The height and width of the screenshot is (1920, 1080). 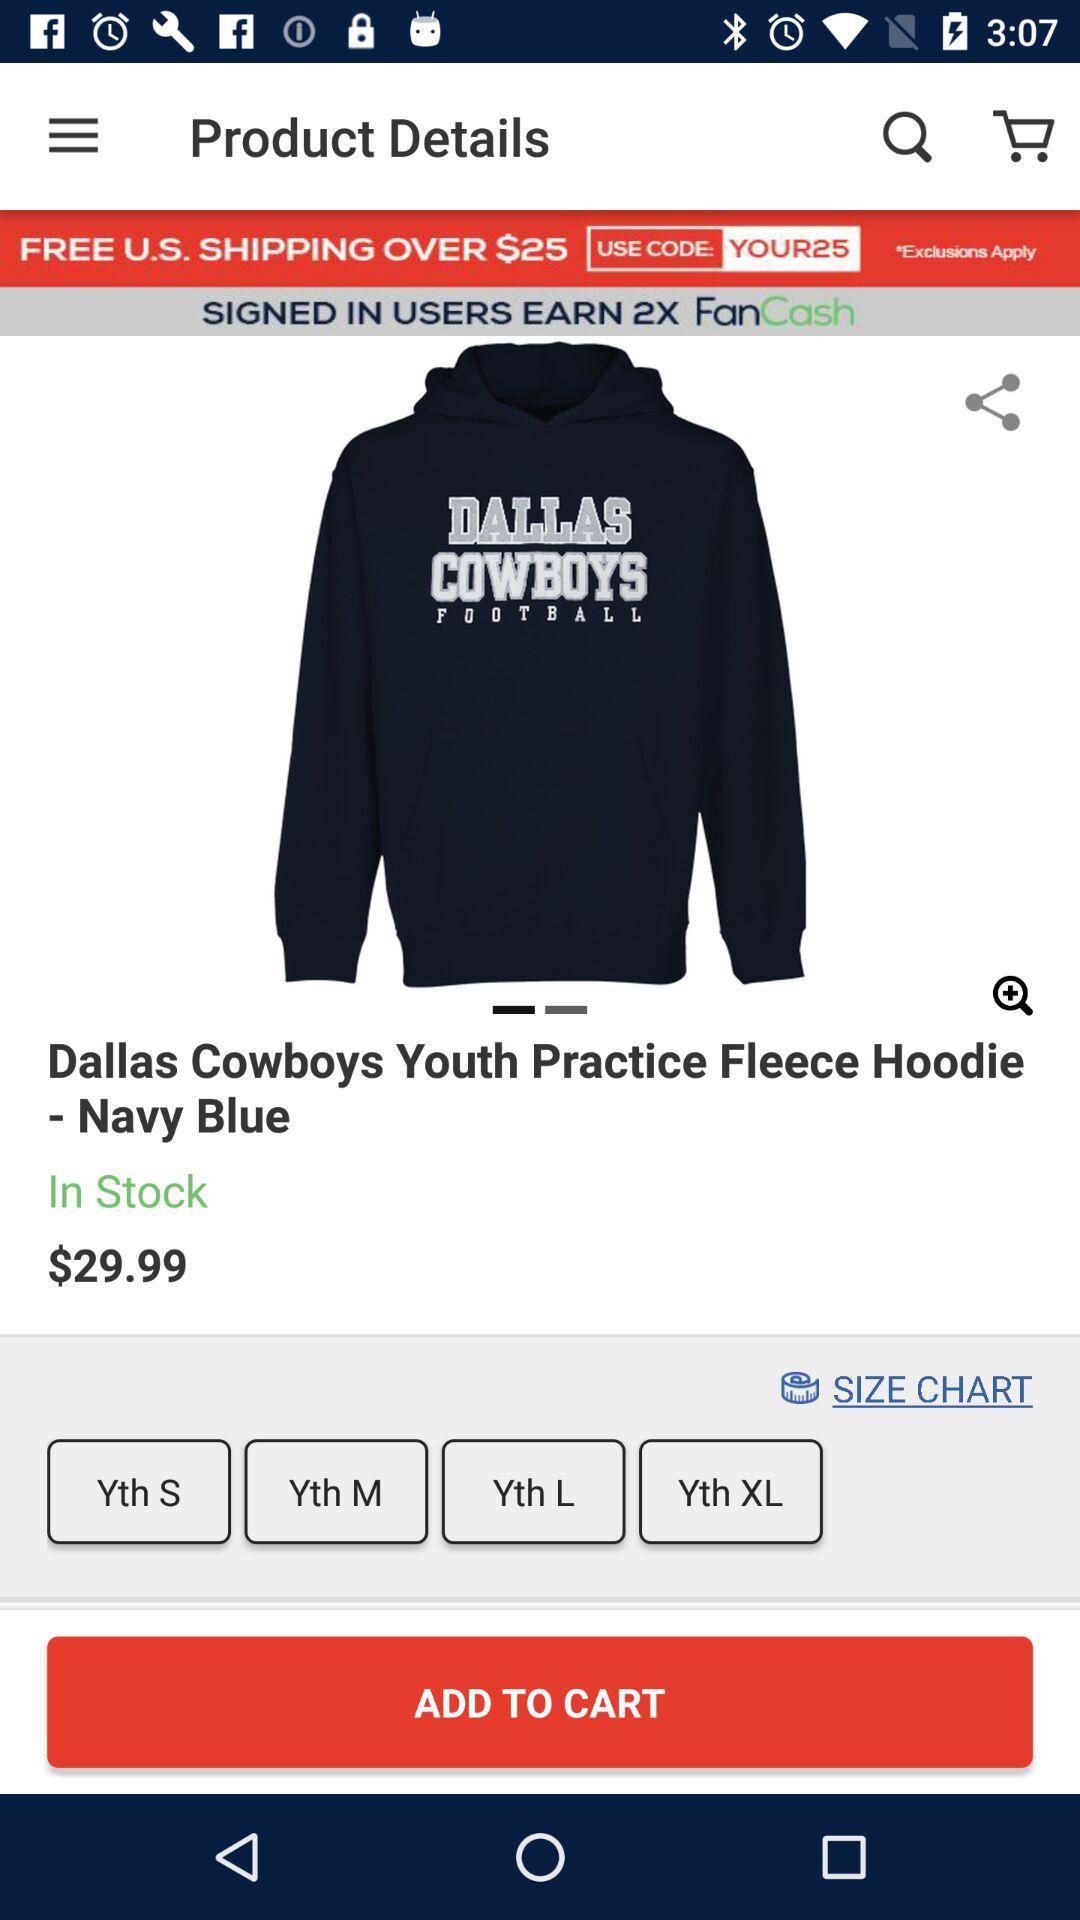 What do you see at coordinates (730, 1491) in the screenshot?
I see `the yth xl icon` at bounding box center [730, 1491].